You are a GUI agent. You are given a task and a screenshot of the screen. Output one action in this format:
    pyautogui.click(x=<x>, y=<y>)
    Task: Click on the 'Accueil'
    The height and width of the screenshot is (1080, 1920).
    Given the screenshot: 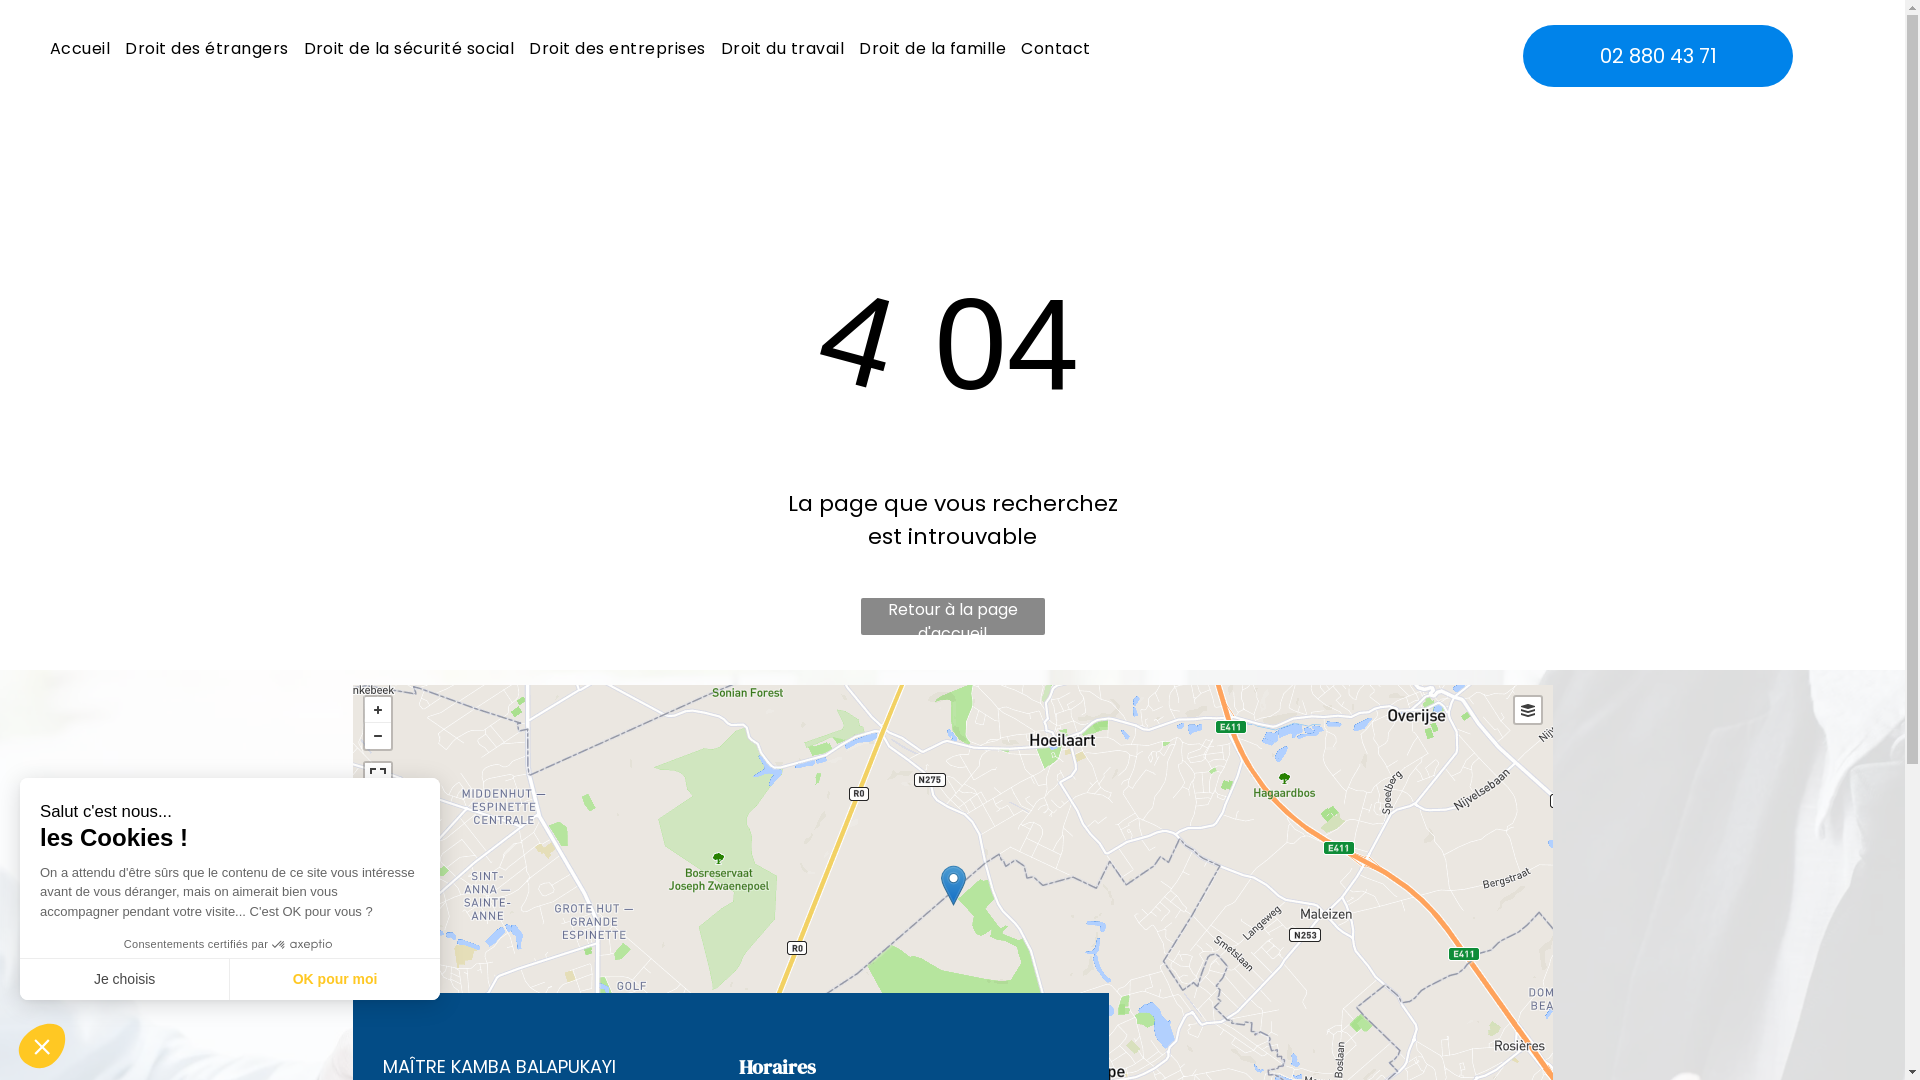 What is the action you would take?
    pyautogui.click(x=77, y=48)
    